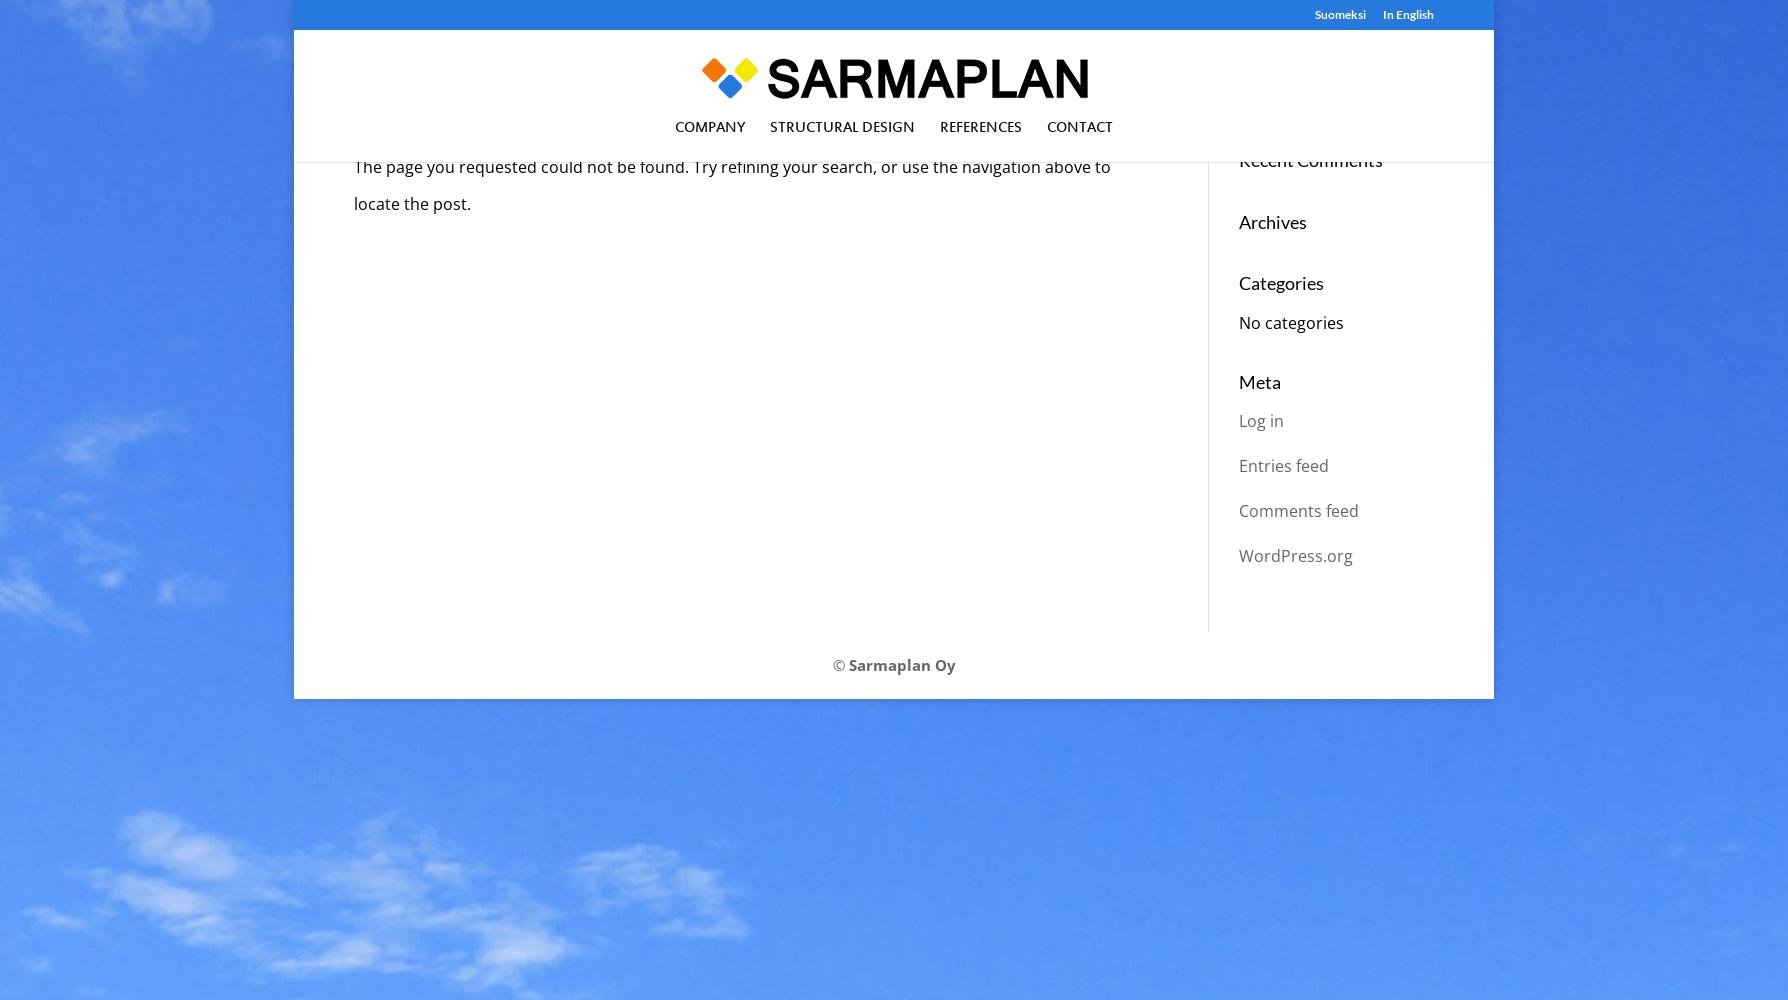 The height and width of the screenshot is (1000, 1788). I want to click on 'Company', so click(709, 128).